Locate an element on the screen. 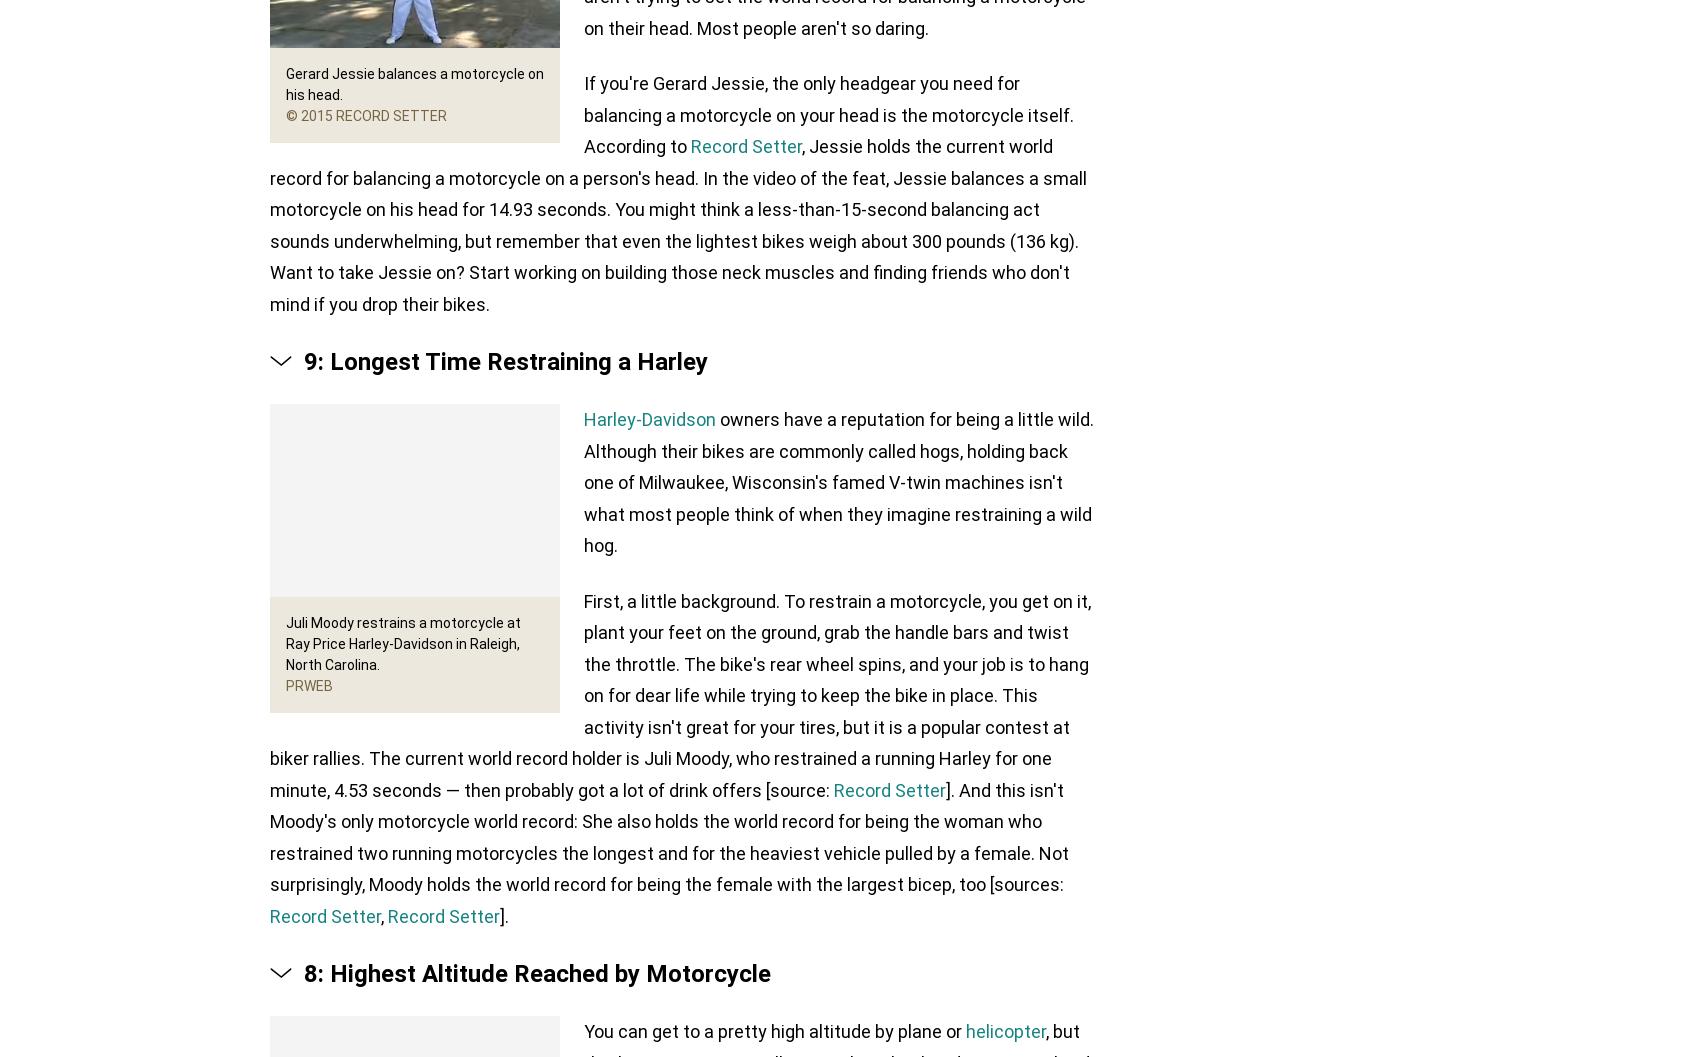 This screenshot has height=1057, width=1708. 'Gerard Jessie balances a motorcycle on his head.' is located at coordinates (285, 83).